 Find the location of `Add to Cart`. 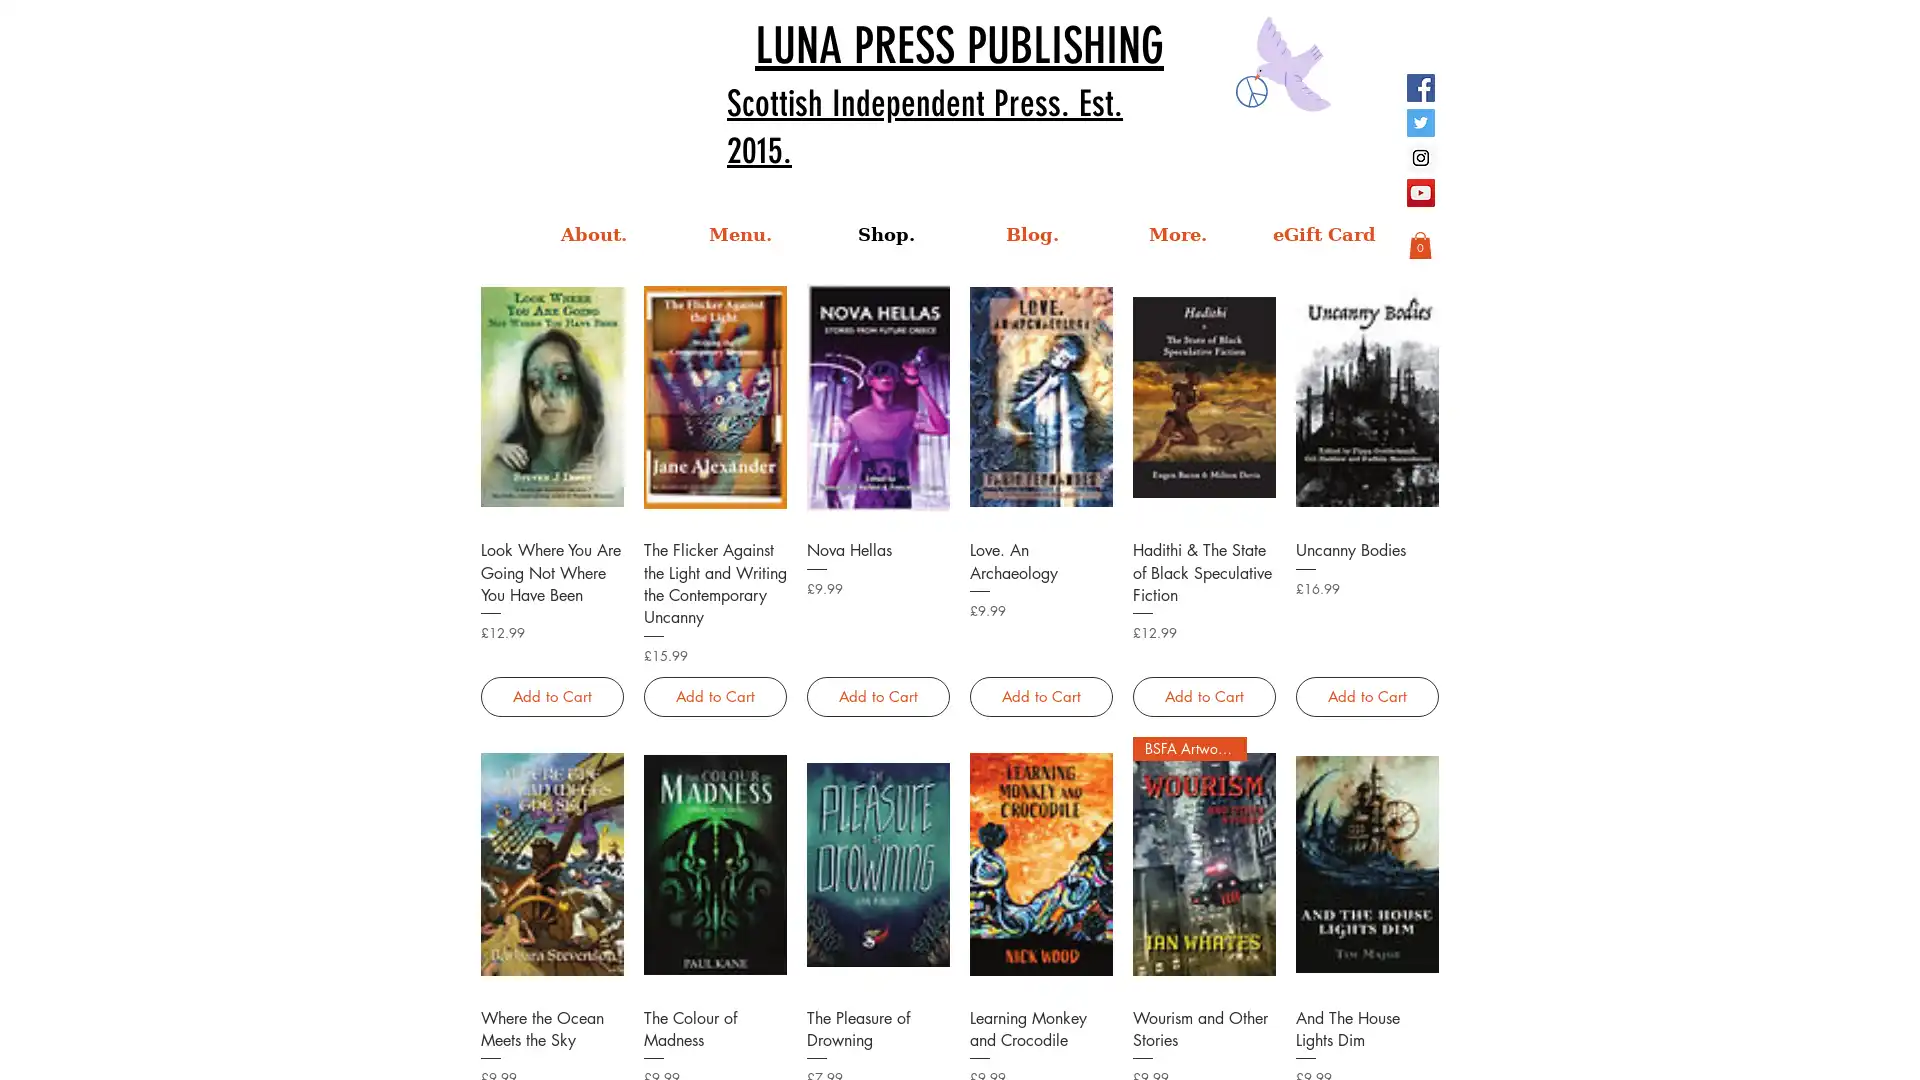

Add to Cart is located at coordinates (1365, 695).